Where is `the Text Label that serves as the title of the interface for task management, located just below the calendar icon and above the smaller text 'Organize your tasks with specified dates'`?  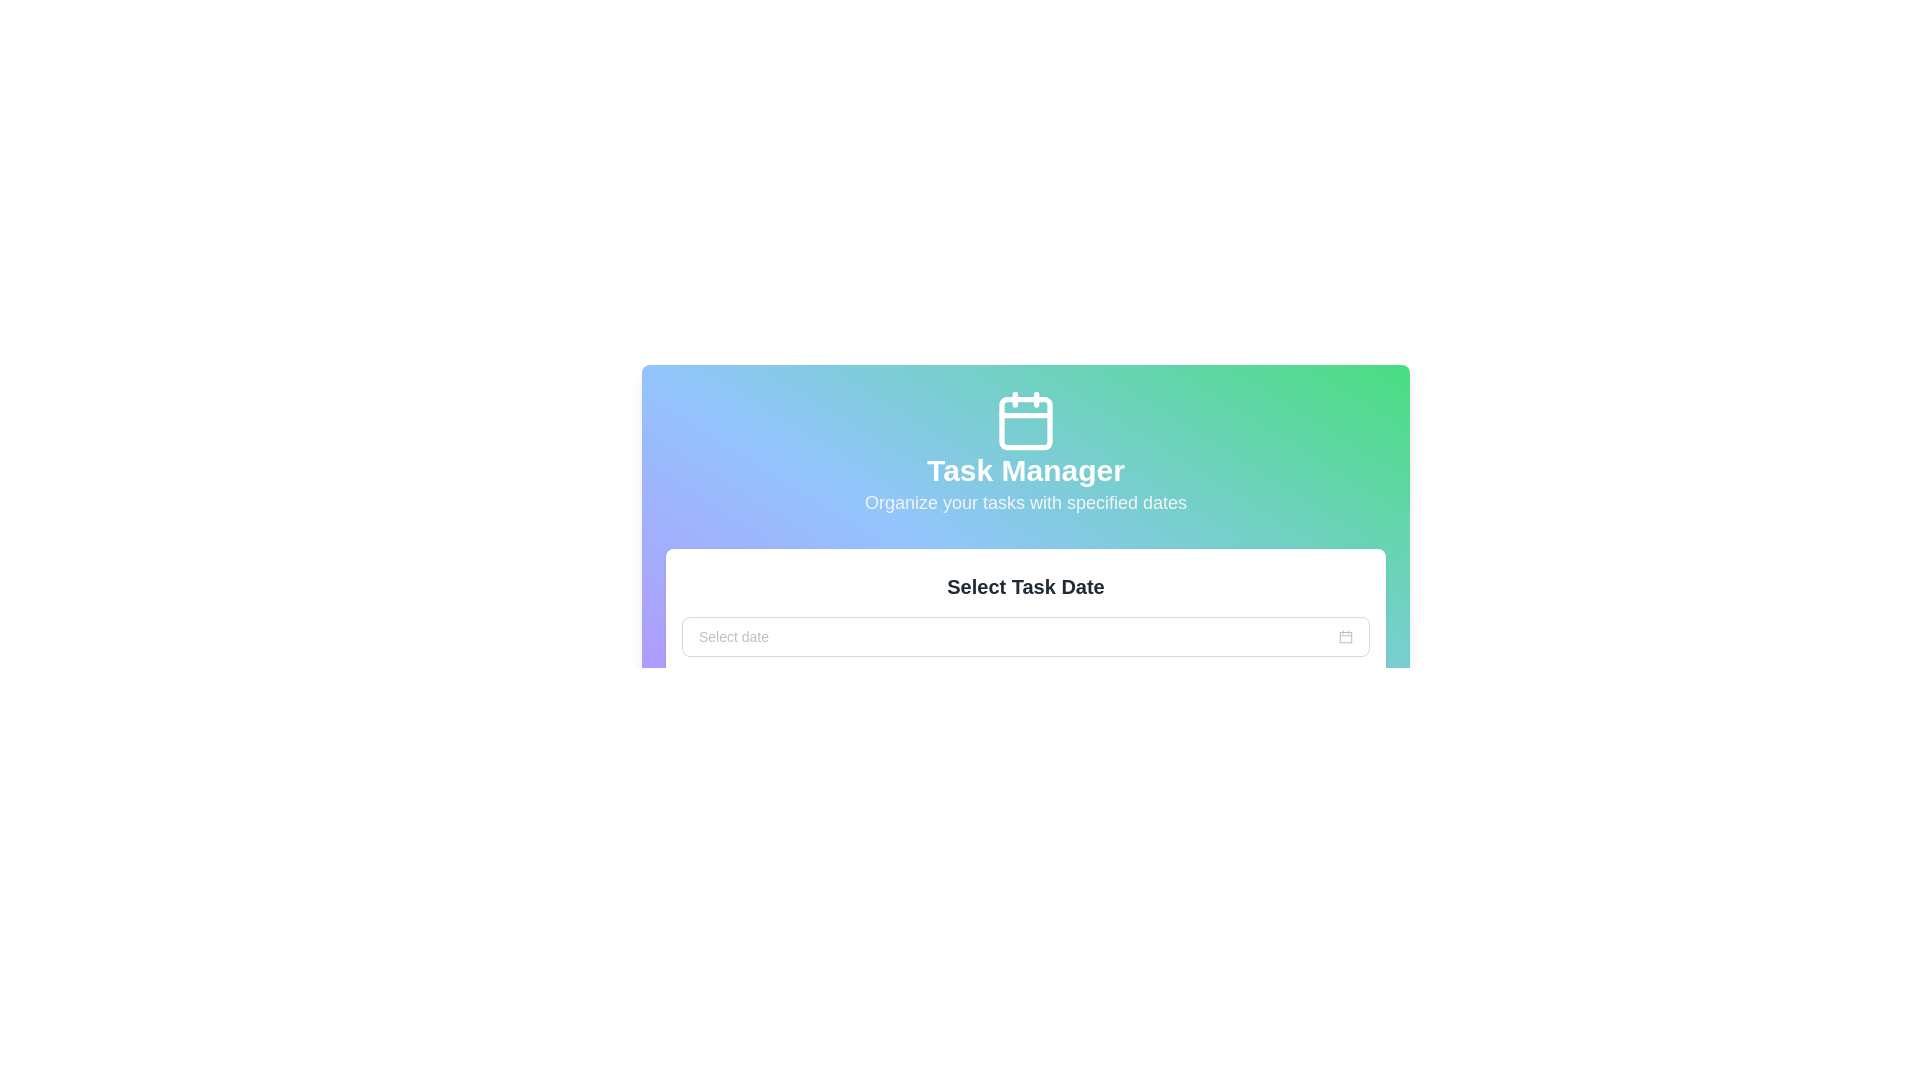
the Text Label that serves as the title of the interface for task management, located just below the calendar icon and above the smaller text 'Organize your tasks with specified dates' is located at coordinates (1026, 470).